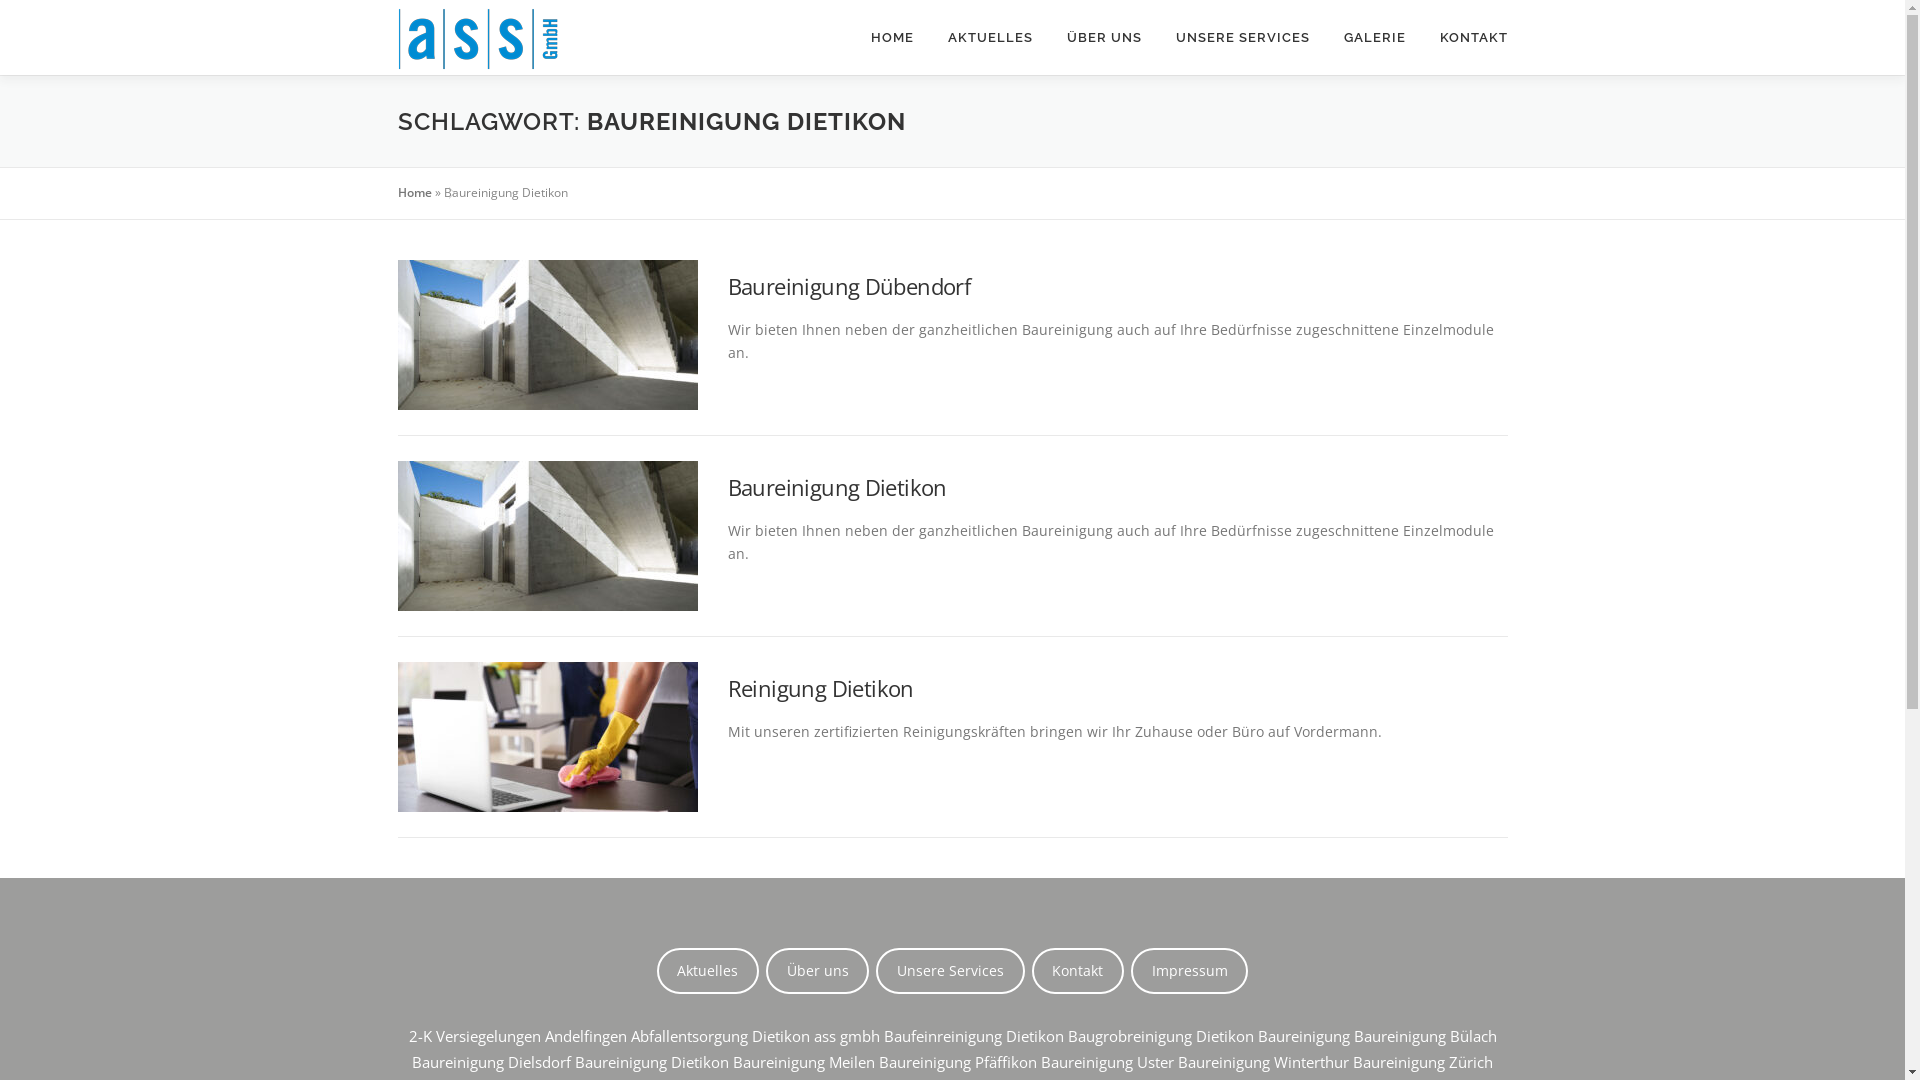 Image resolution: width=1920 pixels, height=1080 pixels. I want to click on 'HOME', so click(891, 37).